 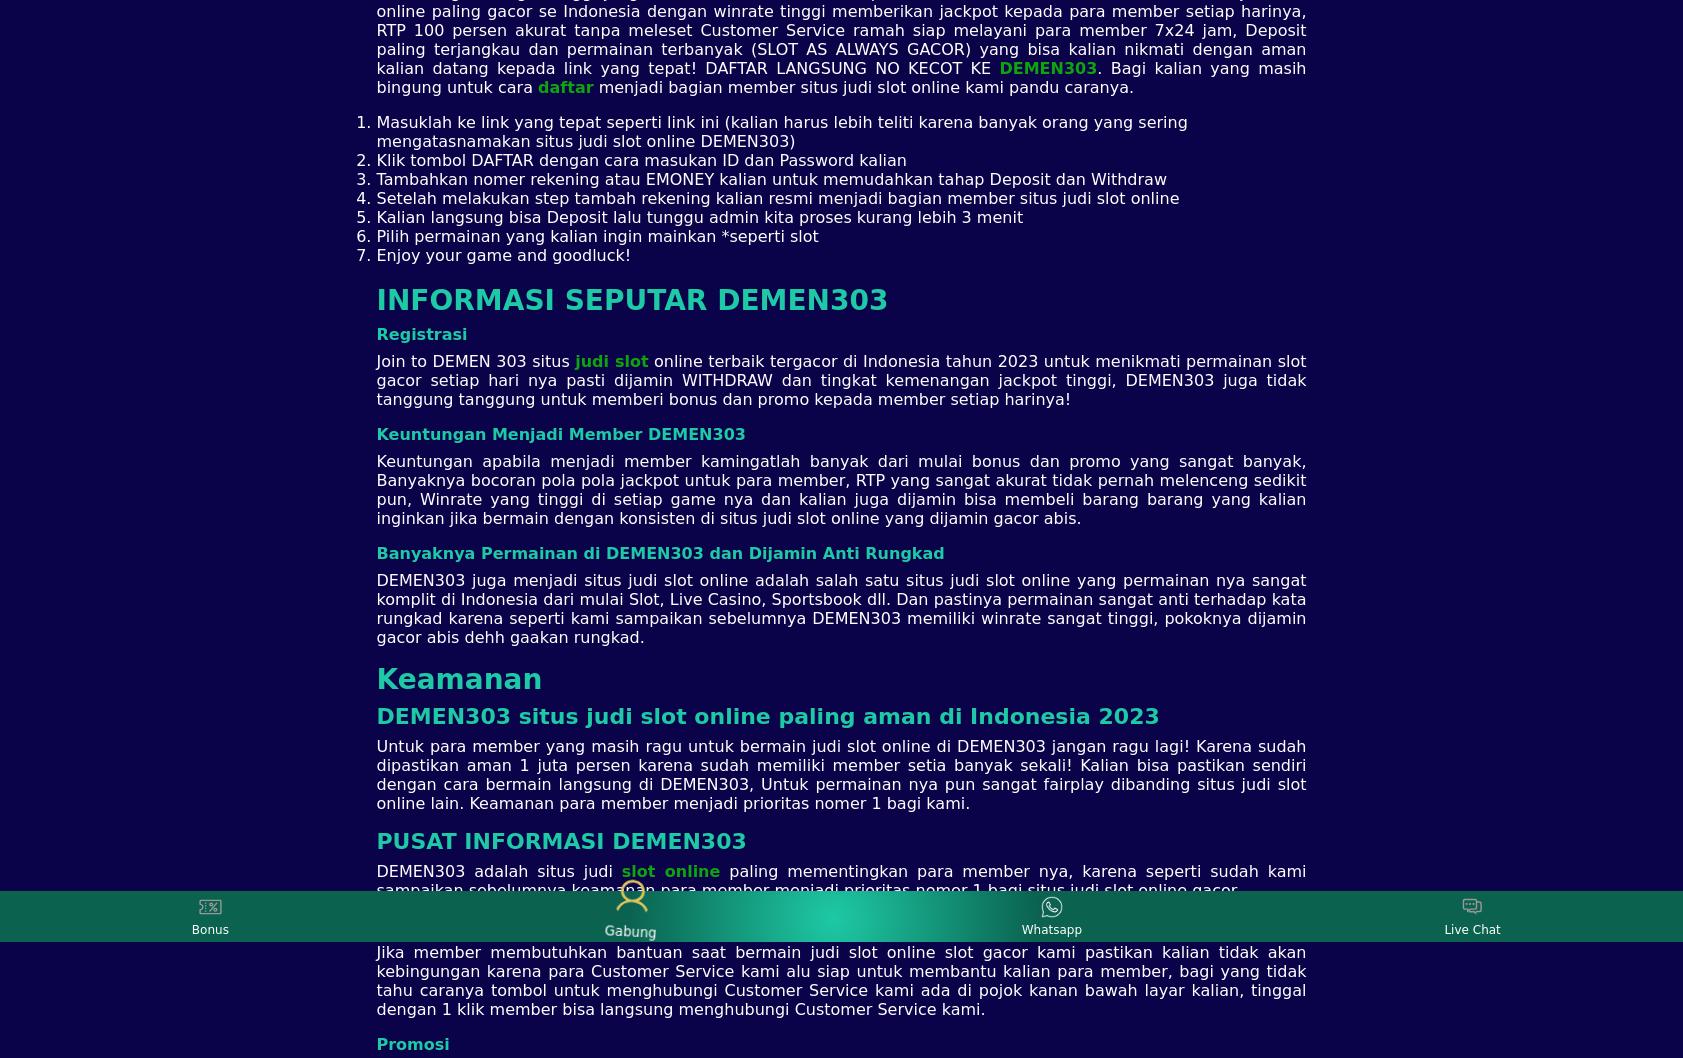 I want to click on 'daftar', so click(x=564, y=86).